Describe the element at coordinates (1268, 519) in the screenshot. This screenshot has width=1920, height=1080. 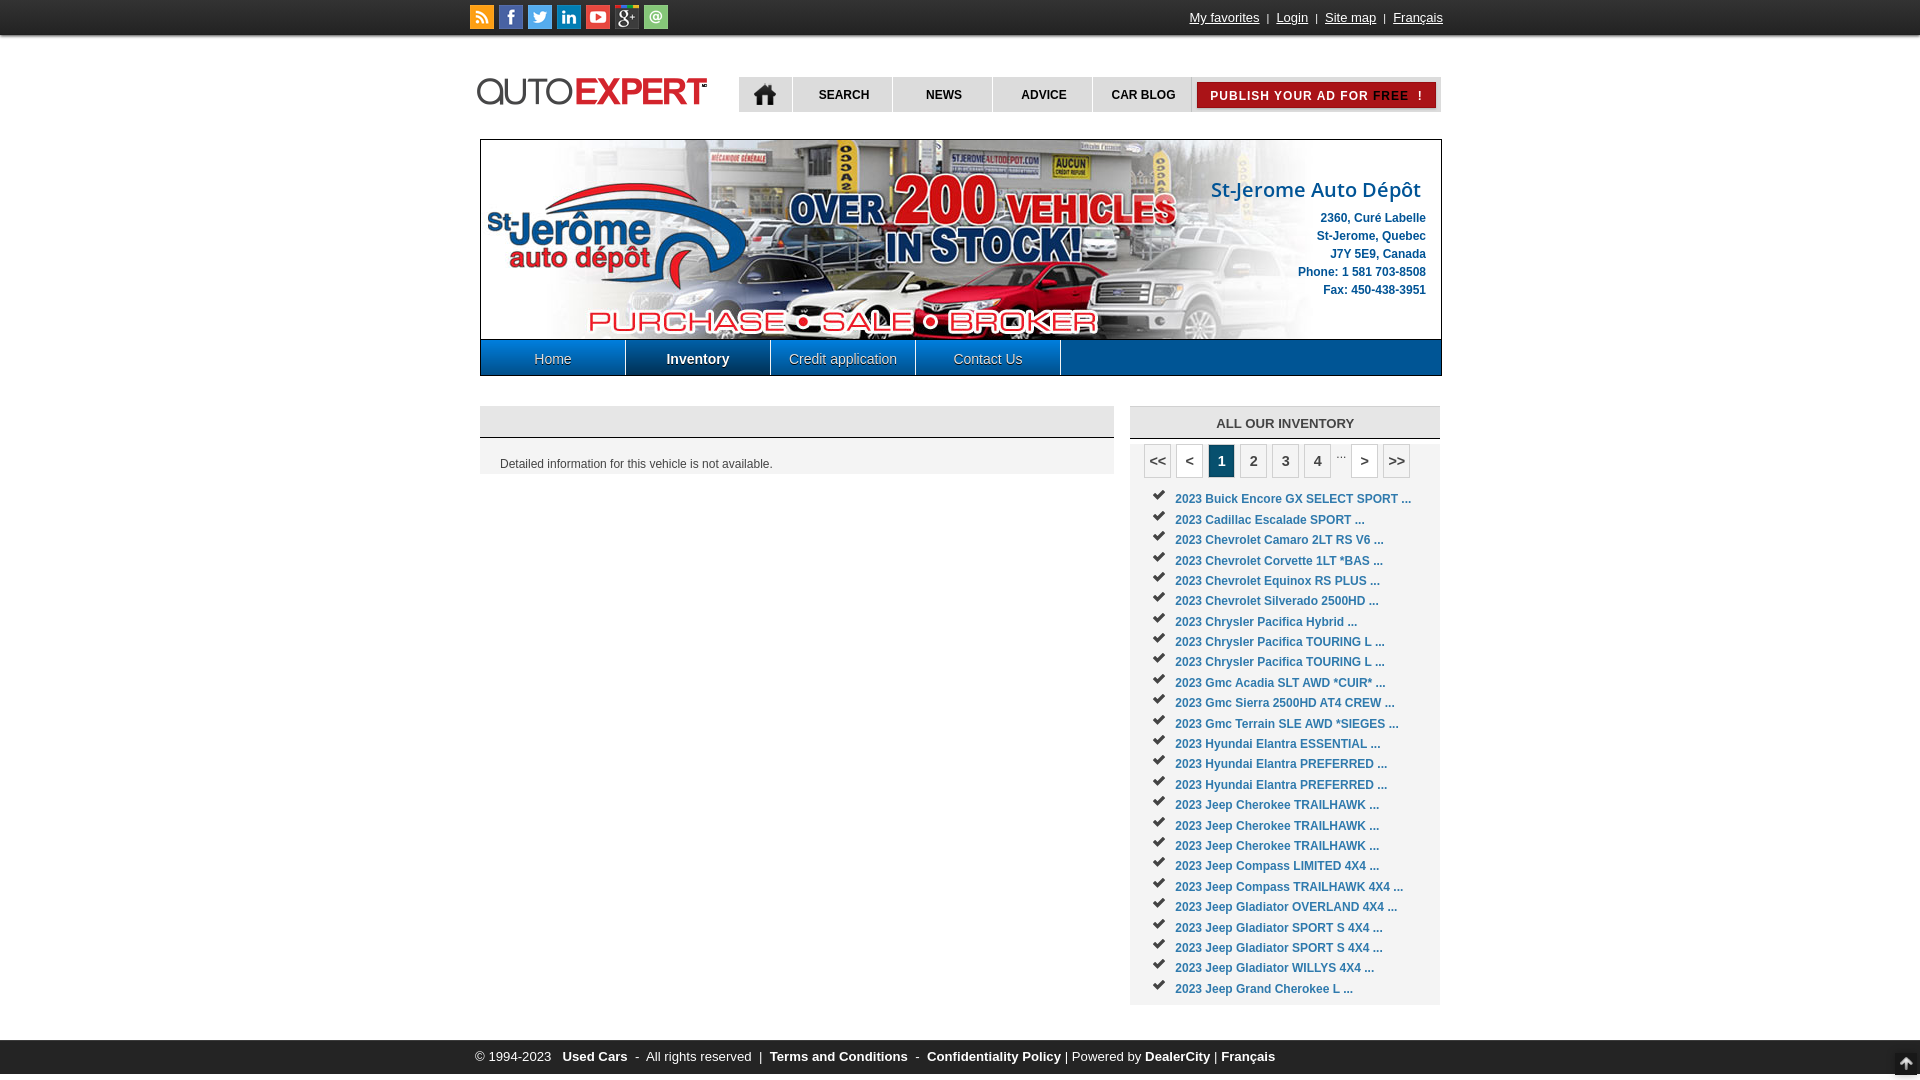
I see `'2023 Cadillac Escalade SPORT ...'` at that location.